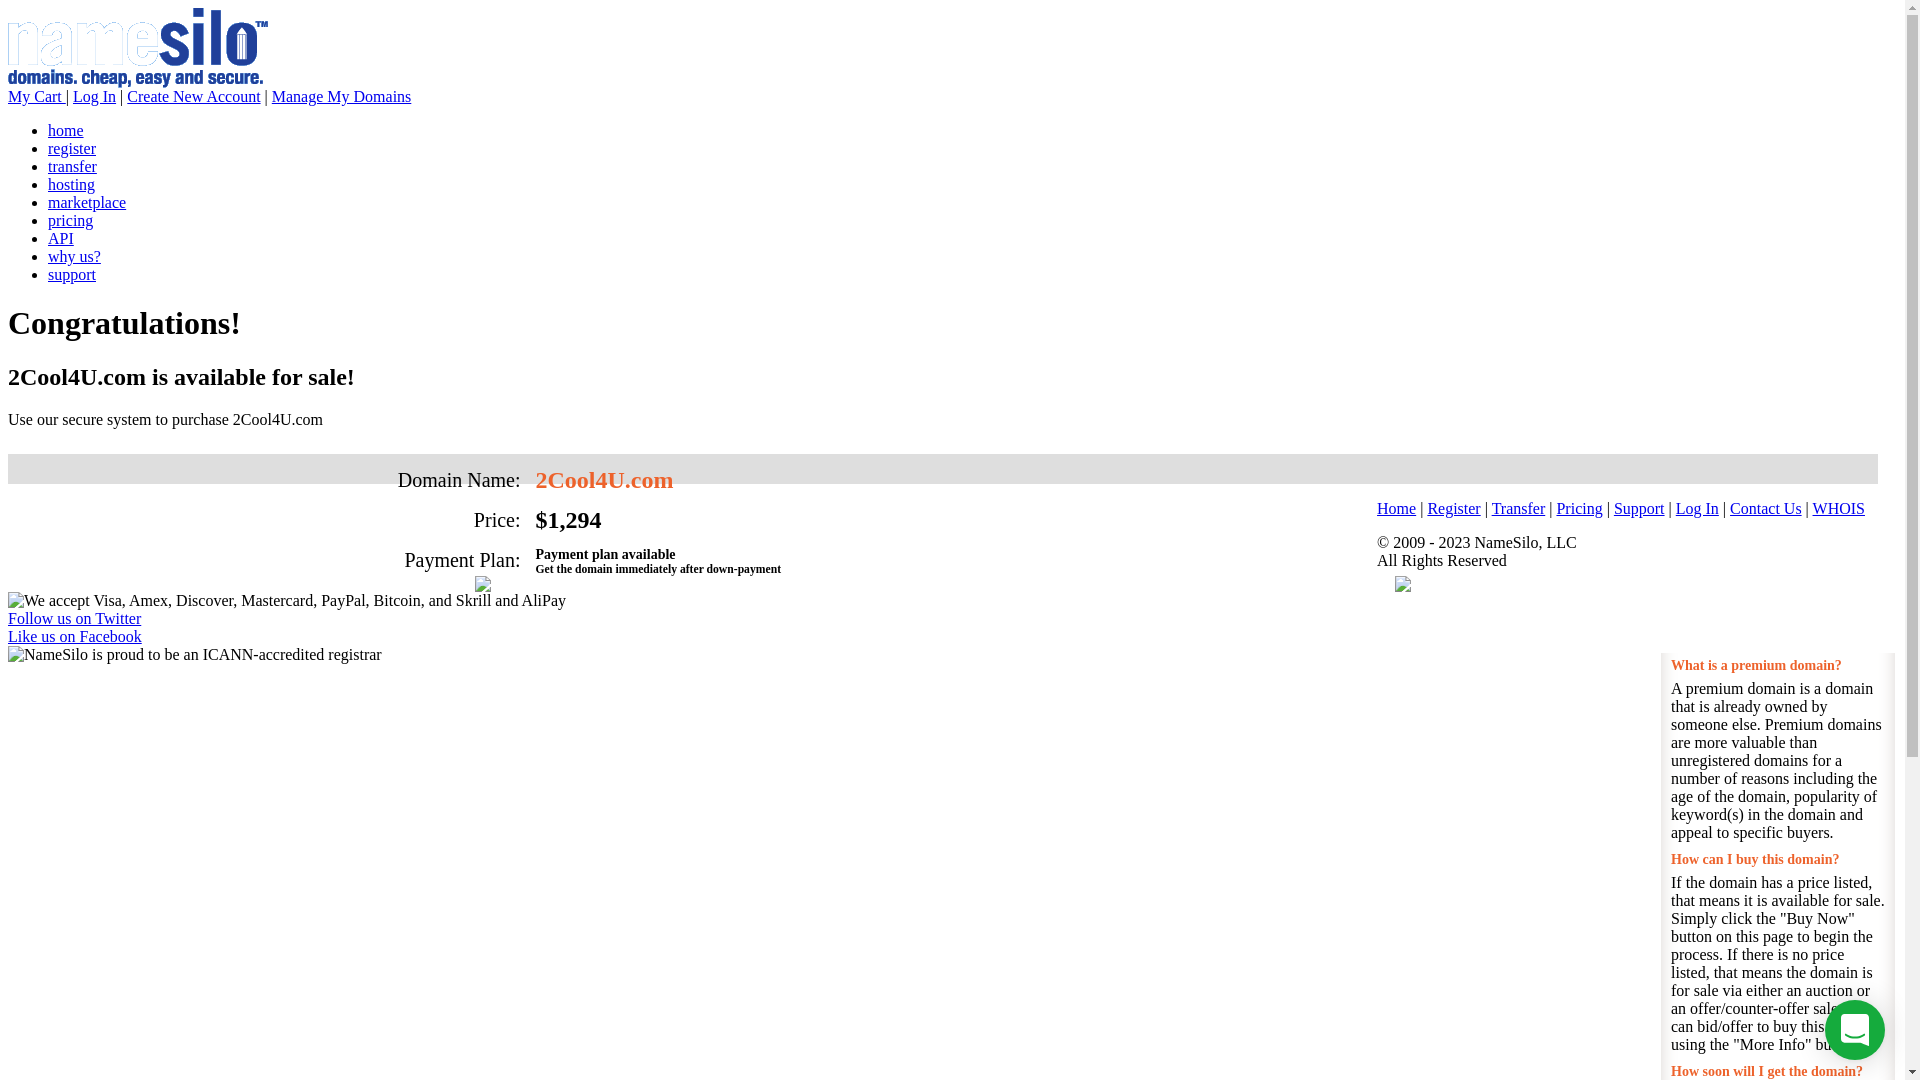 The image size is (1920, 1080). What do you see at coordinates (85, 202) in the screenshot?
I see `'marketplace'` at bounding box center [85, 202].